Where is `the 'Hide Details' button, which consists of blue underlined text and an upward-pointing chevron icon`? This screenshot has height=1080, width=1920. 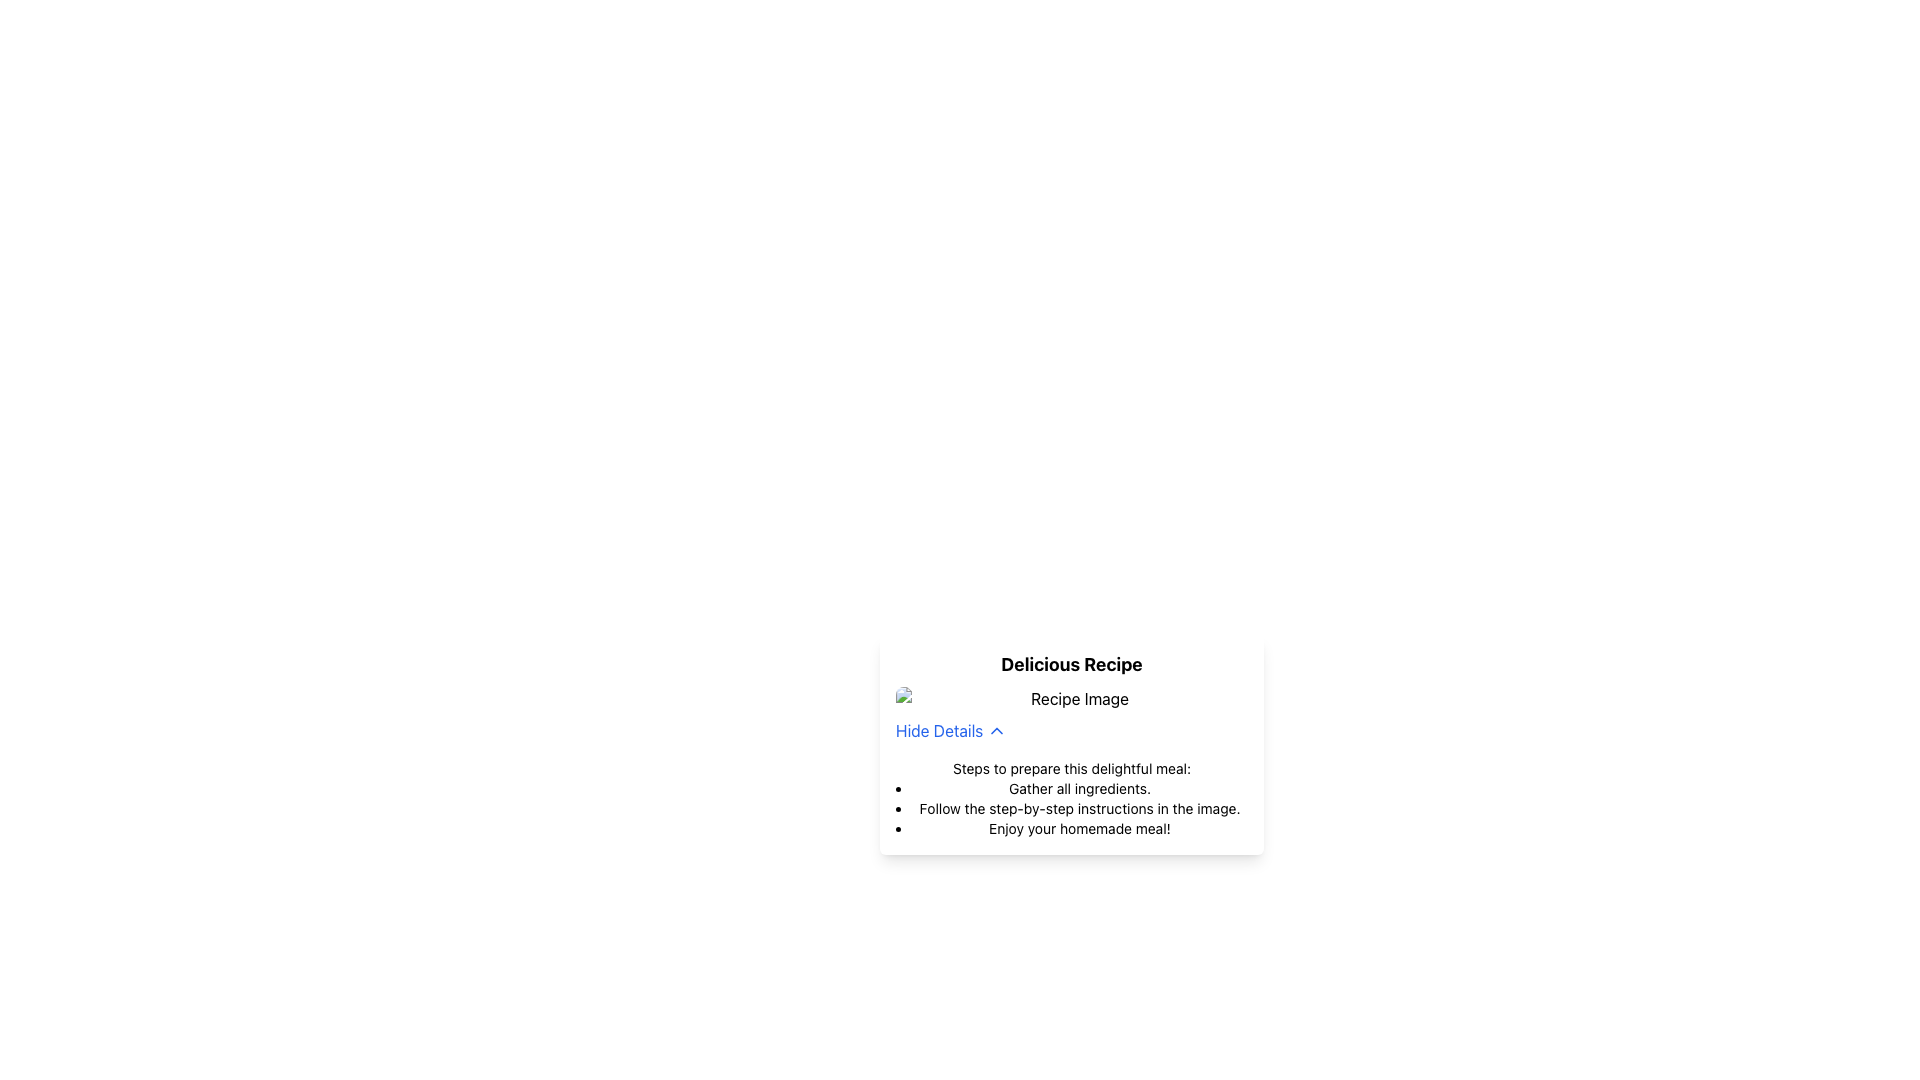 the 'Hide Details' button, which consists of blue underlined text and an upward-pointing chevron icon is located at coordinates (950, 731).